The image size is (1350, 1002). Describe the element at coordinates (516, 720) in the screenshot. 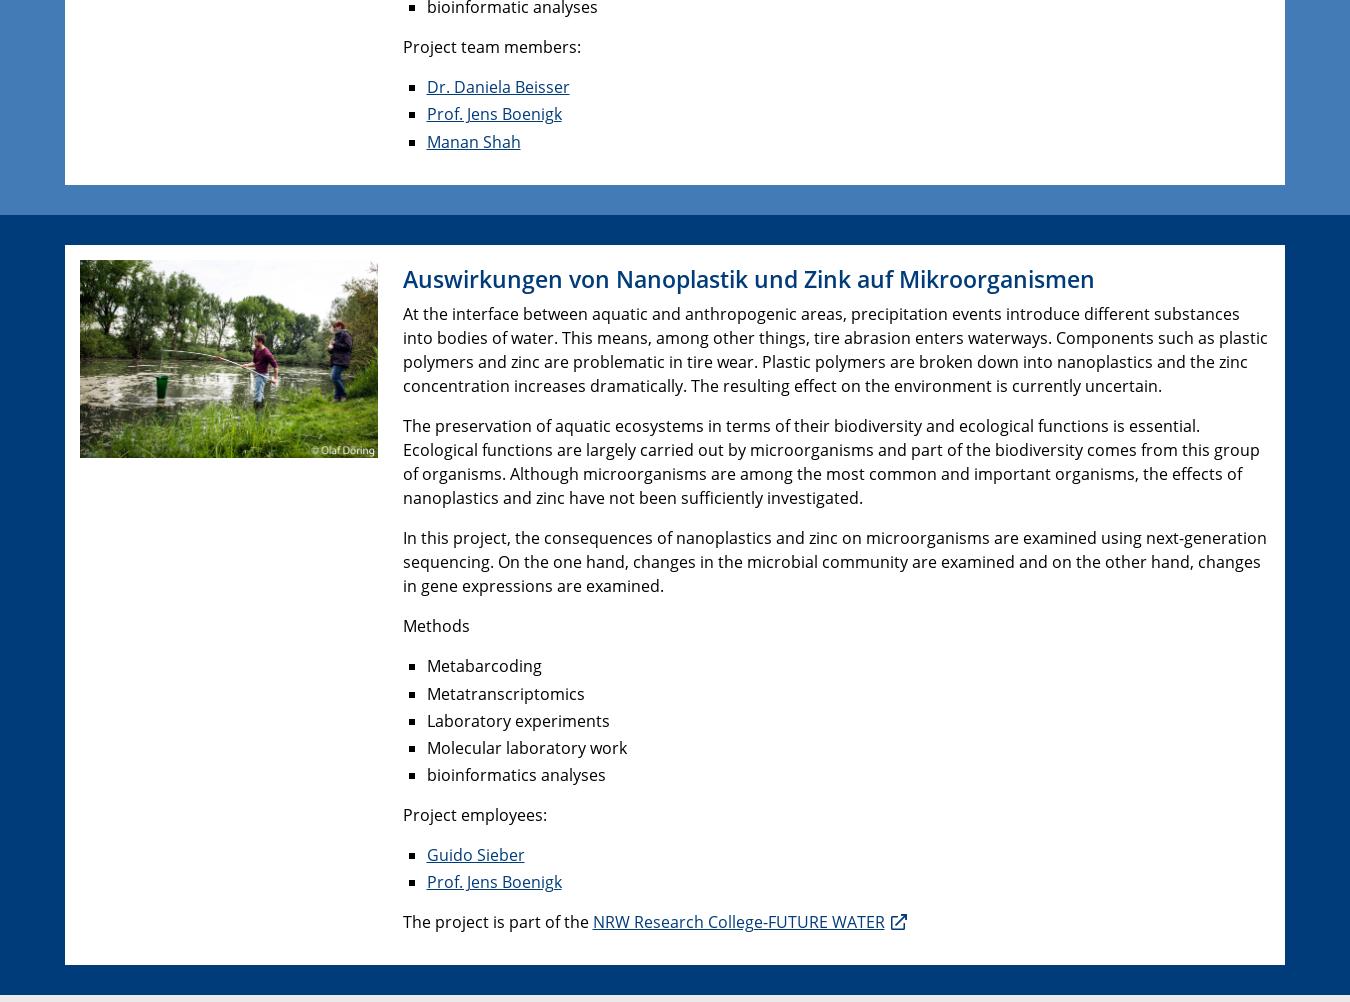

I see `'Laboratory experiments'` at that location.